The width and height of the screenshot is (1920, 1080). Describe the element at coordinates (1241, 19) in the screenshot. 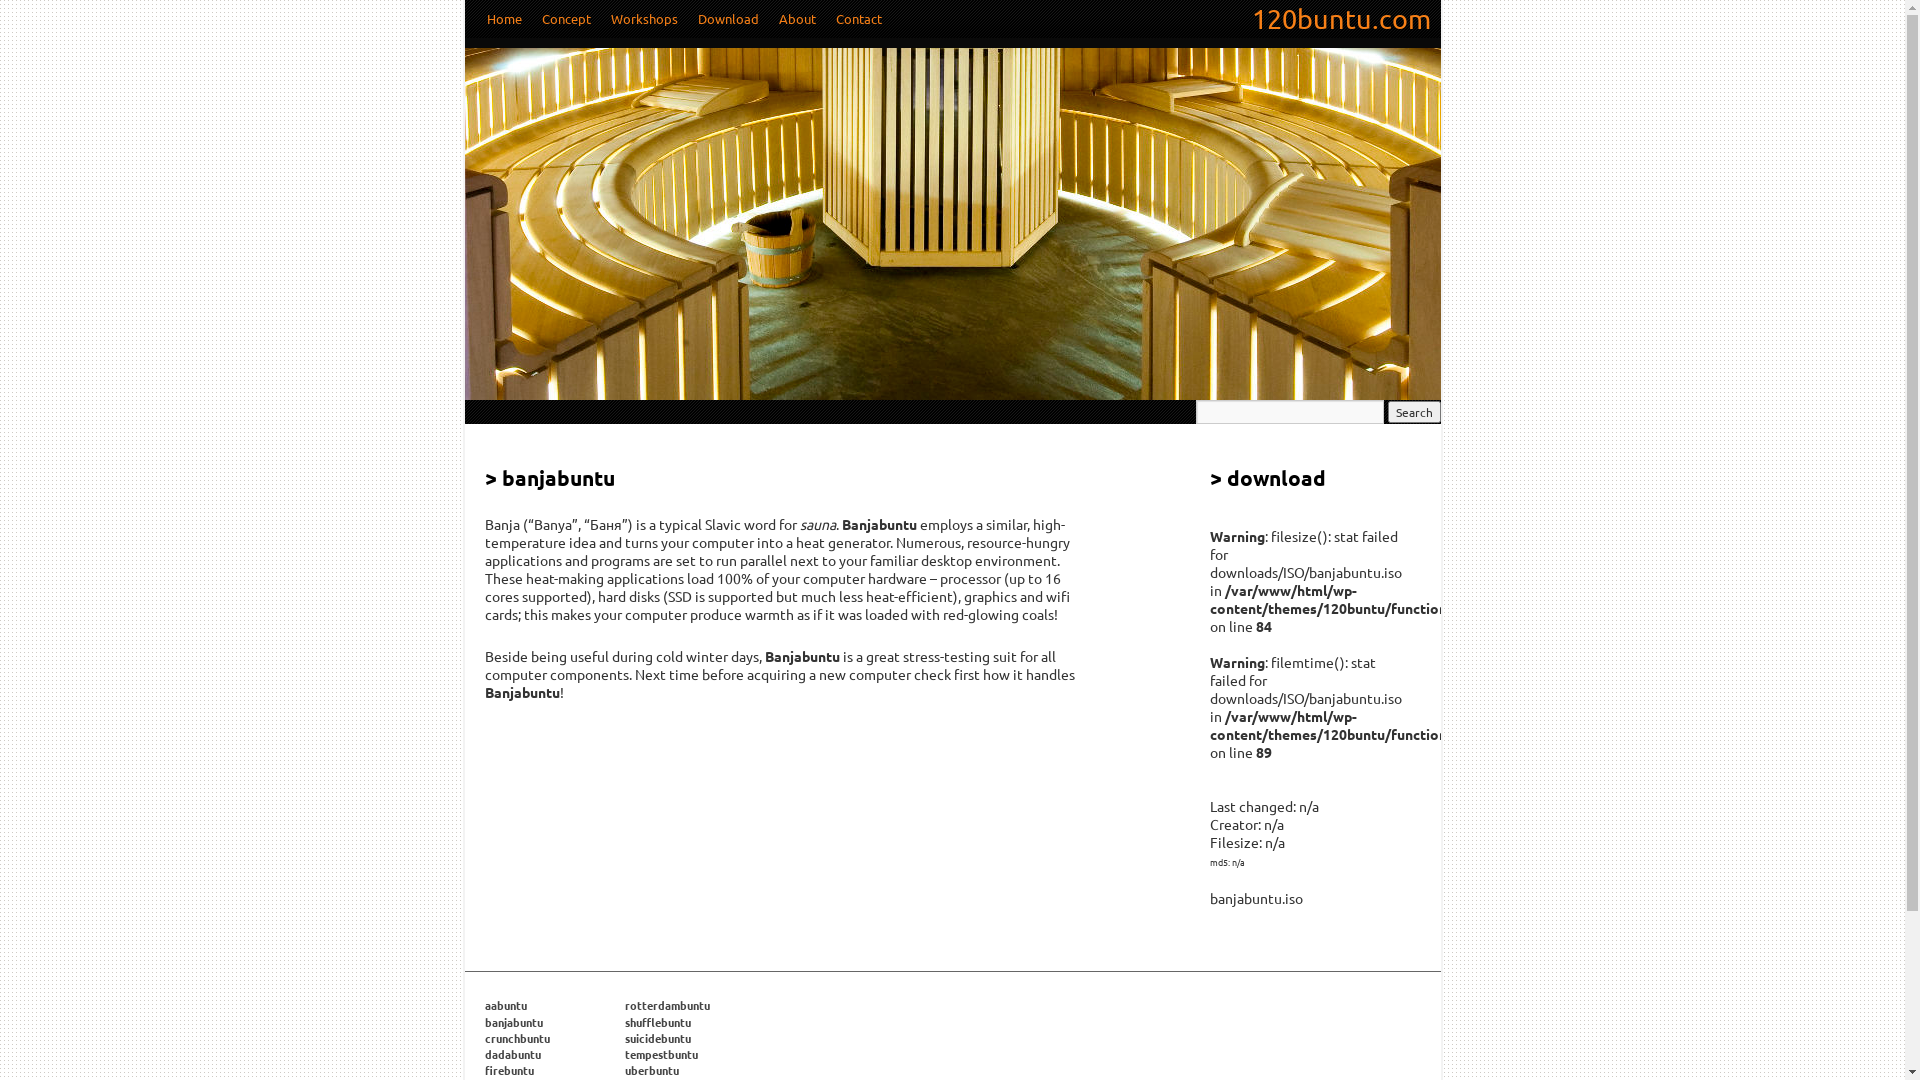

I see `'120buntu.com'` at that location.